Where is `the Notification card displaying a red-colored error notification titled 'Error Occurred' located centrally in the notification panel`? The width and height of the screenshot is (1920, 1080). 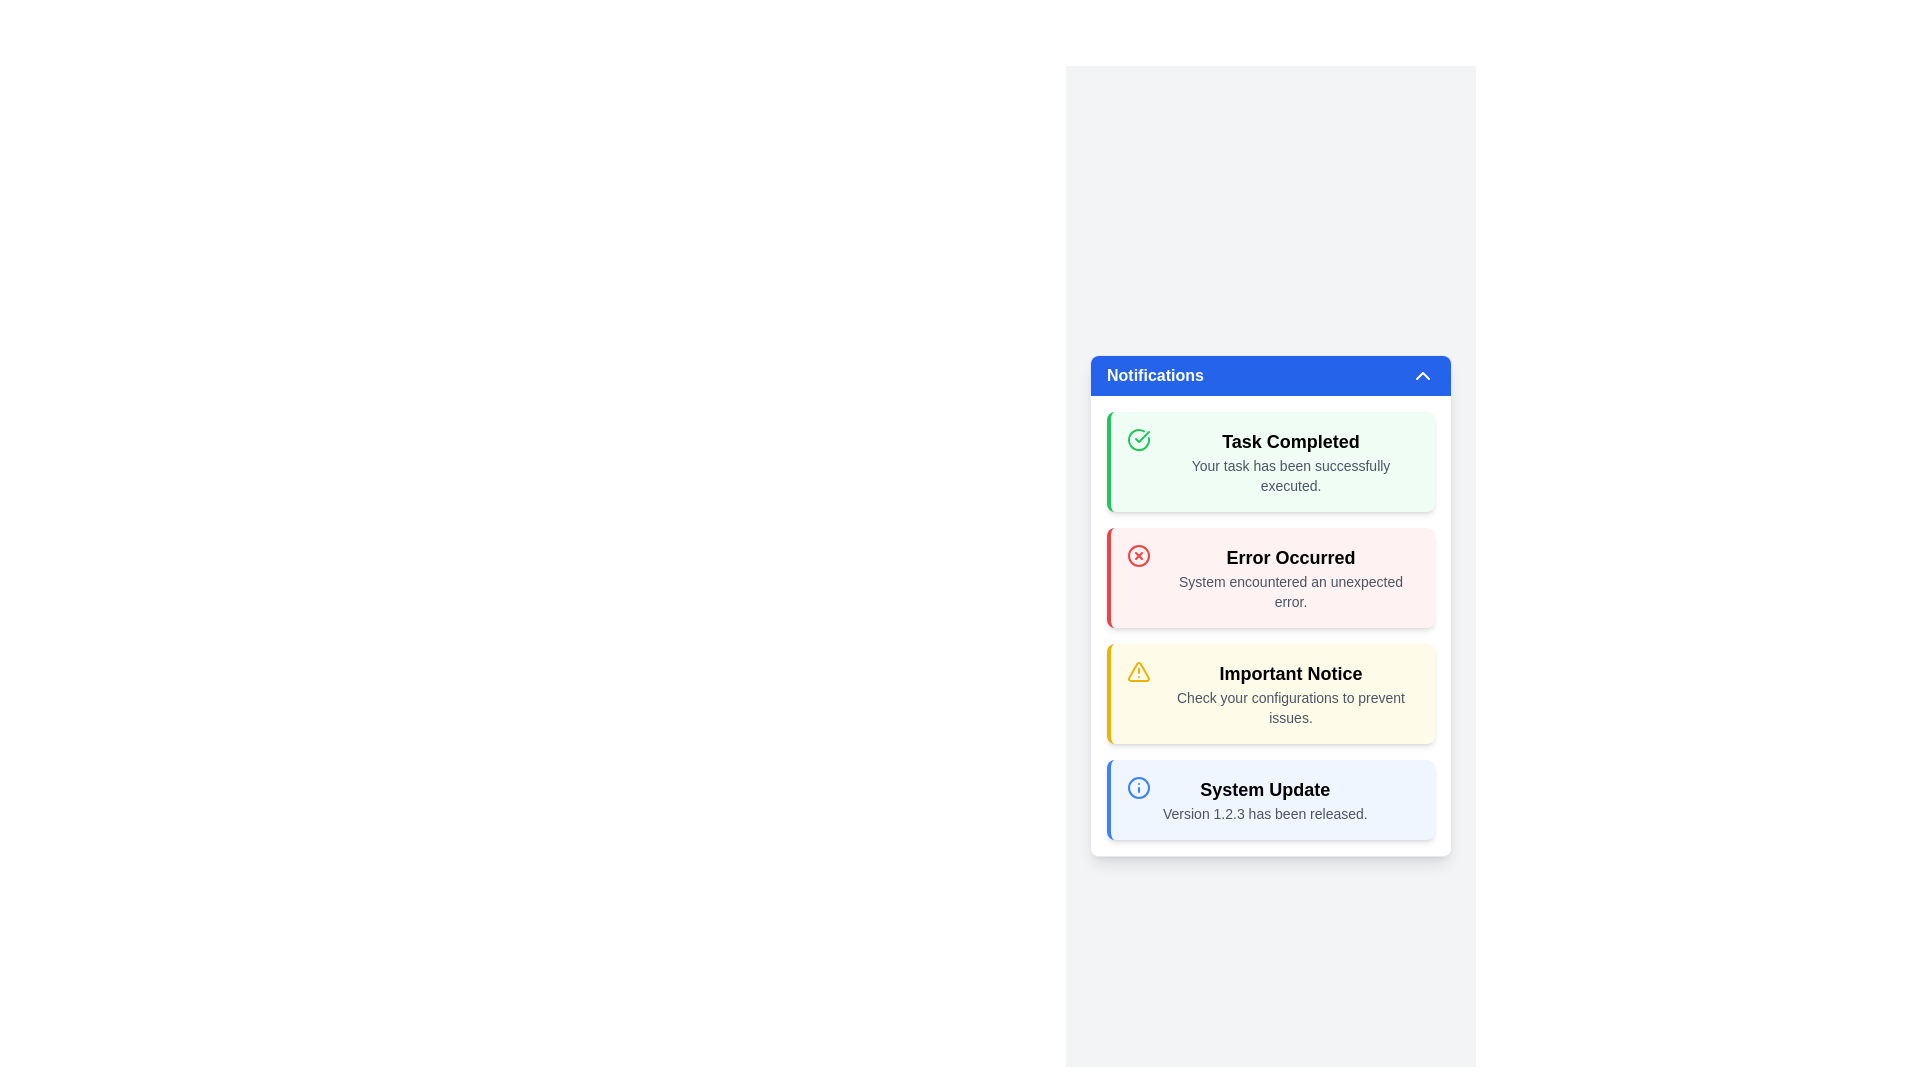 the Notification card displaying a red-colored error notification titled 'Error Occurred' located centrally in the notification panel is located at coordinates (1270, 624).